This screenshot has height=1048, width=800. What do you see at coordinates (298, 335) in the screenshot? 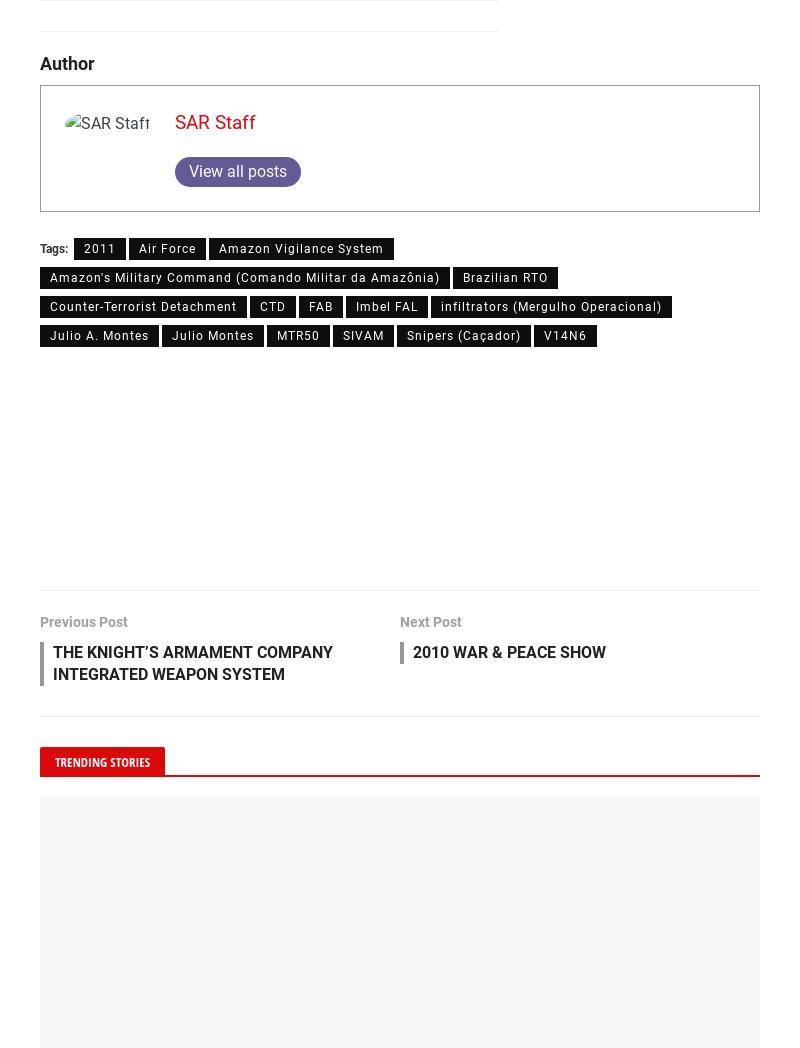
I see `'MTR50'` at bounding box center [298, 335].